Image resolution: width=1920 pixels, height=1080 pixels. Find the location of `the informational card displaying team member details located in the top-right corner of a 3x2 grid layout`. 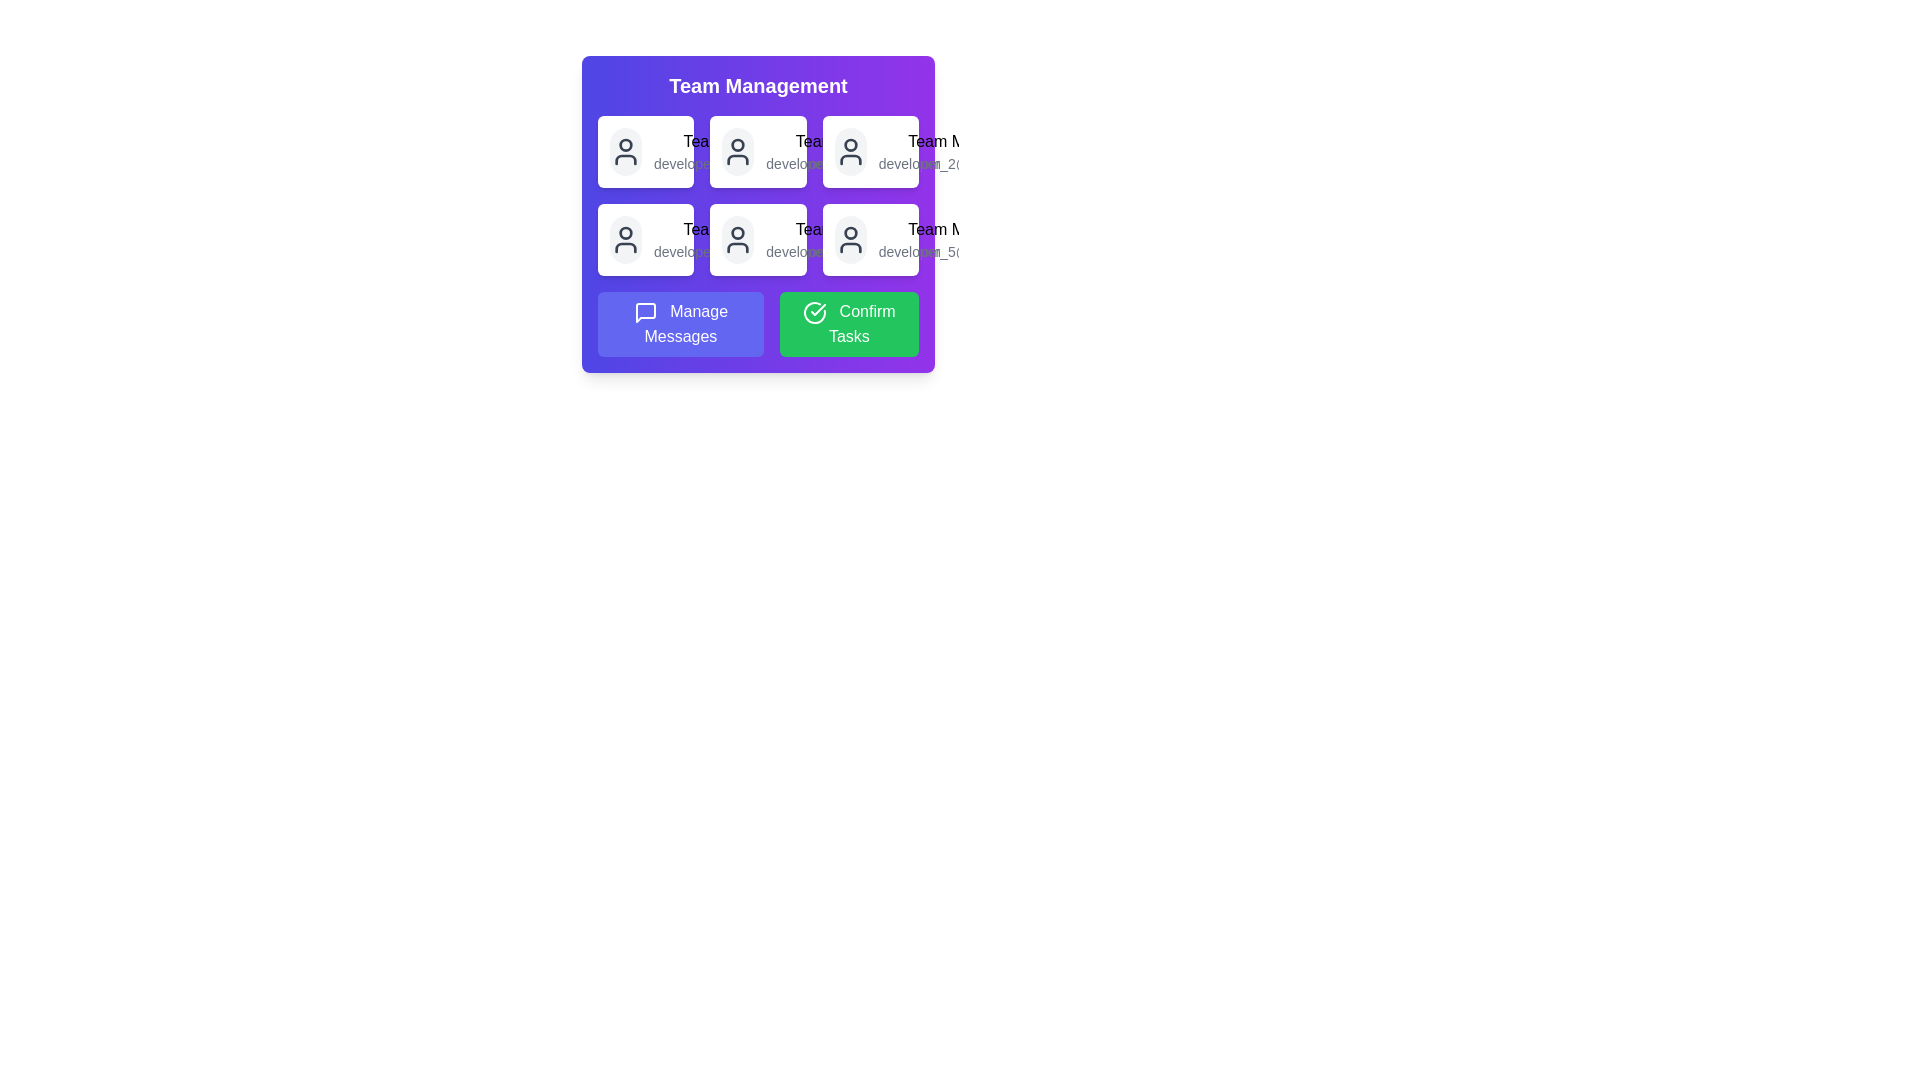

the informational card displaying team member details located in the top-right corner of a 3x2 grid layout is located at coordinates (870, 150).